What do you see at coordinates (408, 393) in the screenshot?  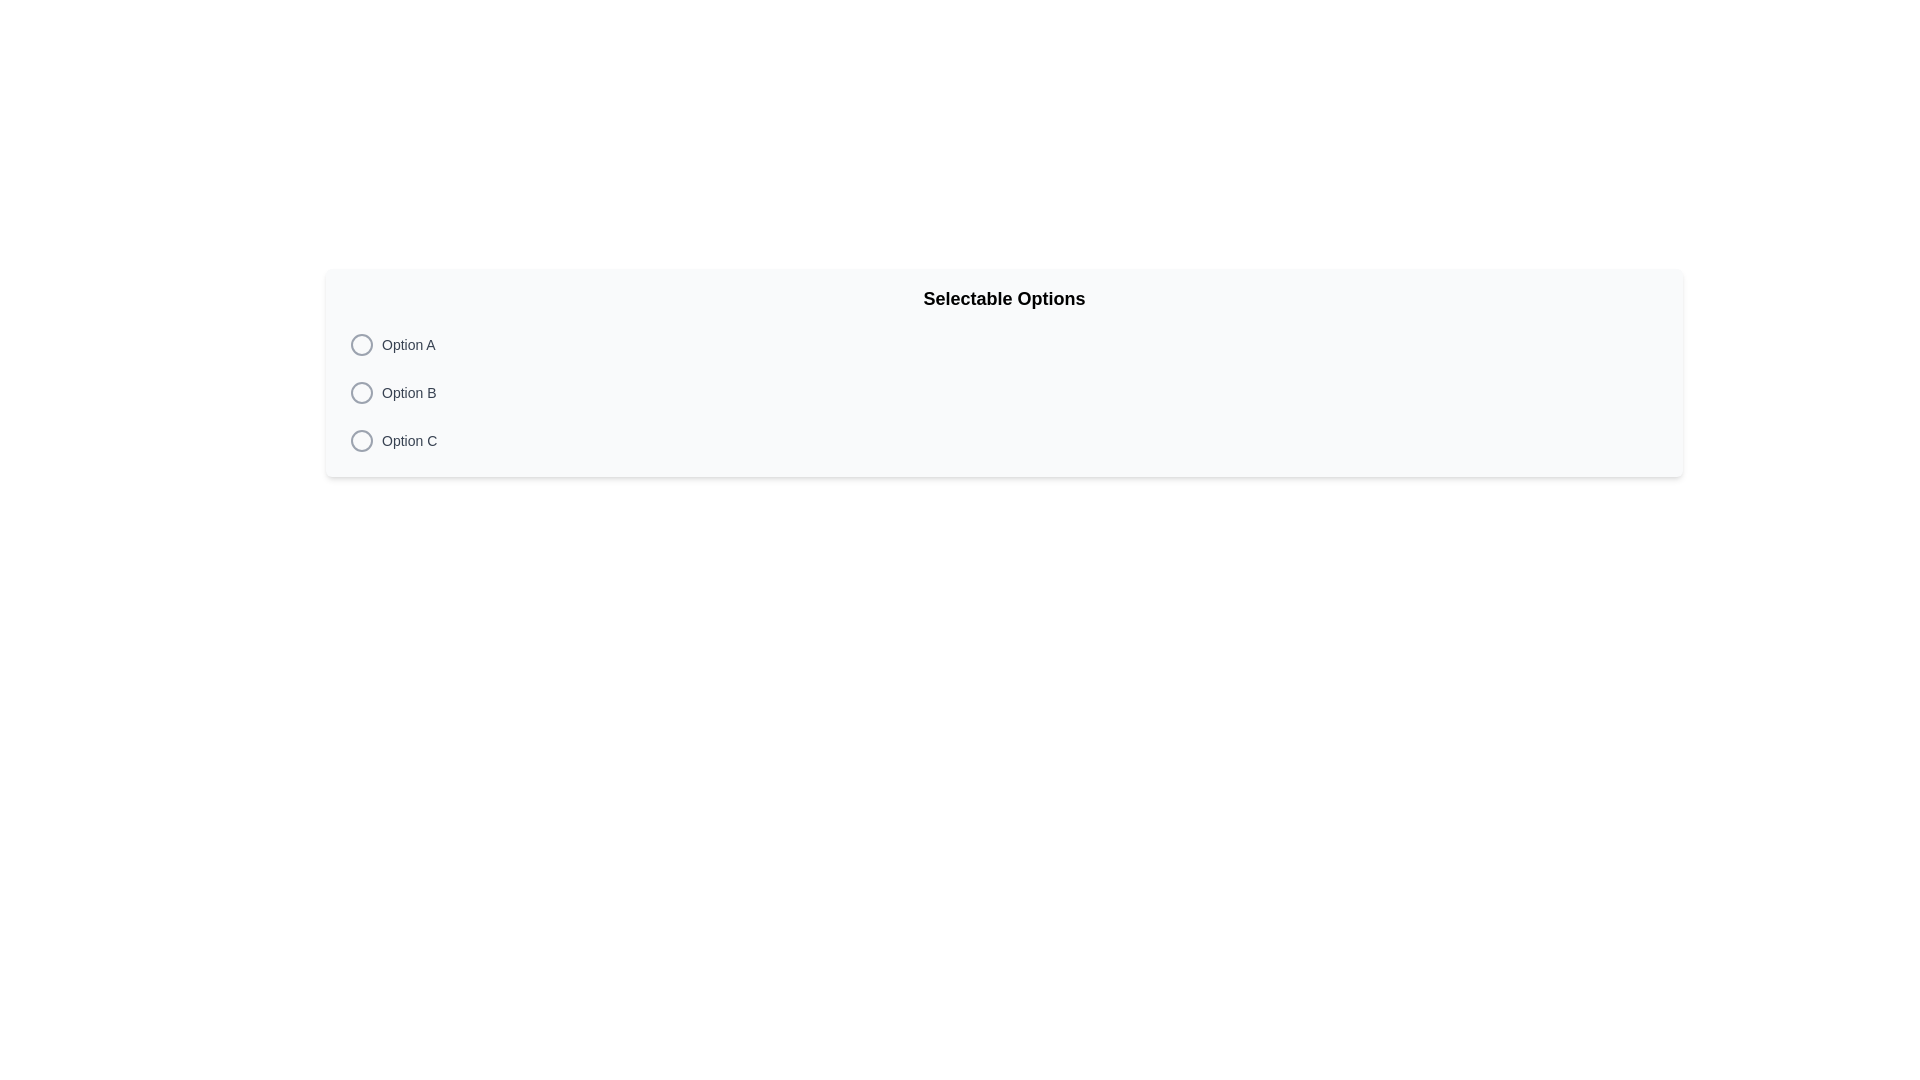 I see `the static text displaying 'Option B', which is the label for the second option in a vertical list of selectable options` at bounding box center [408, 393].